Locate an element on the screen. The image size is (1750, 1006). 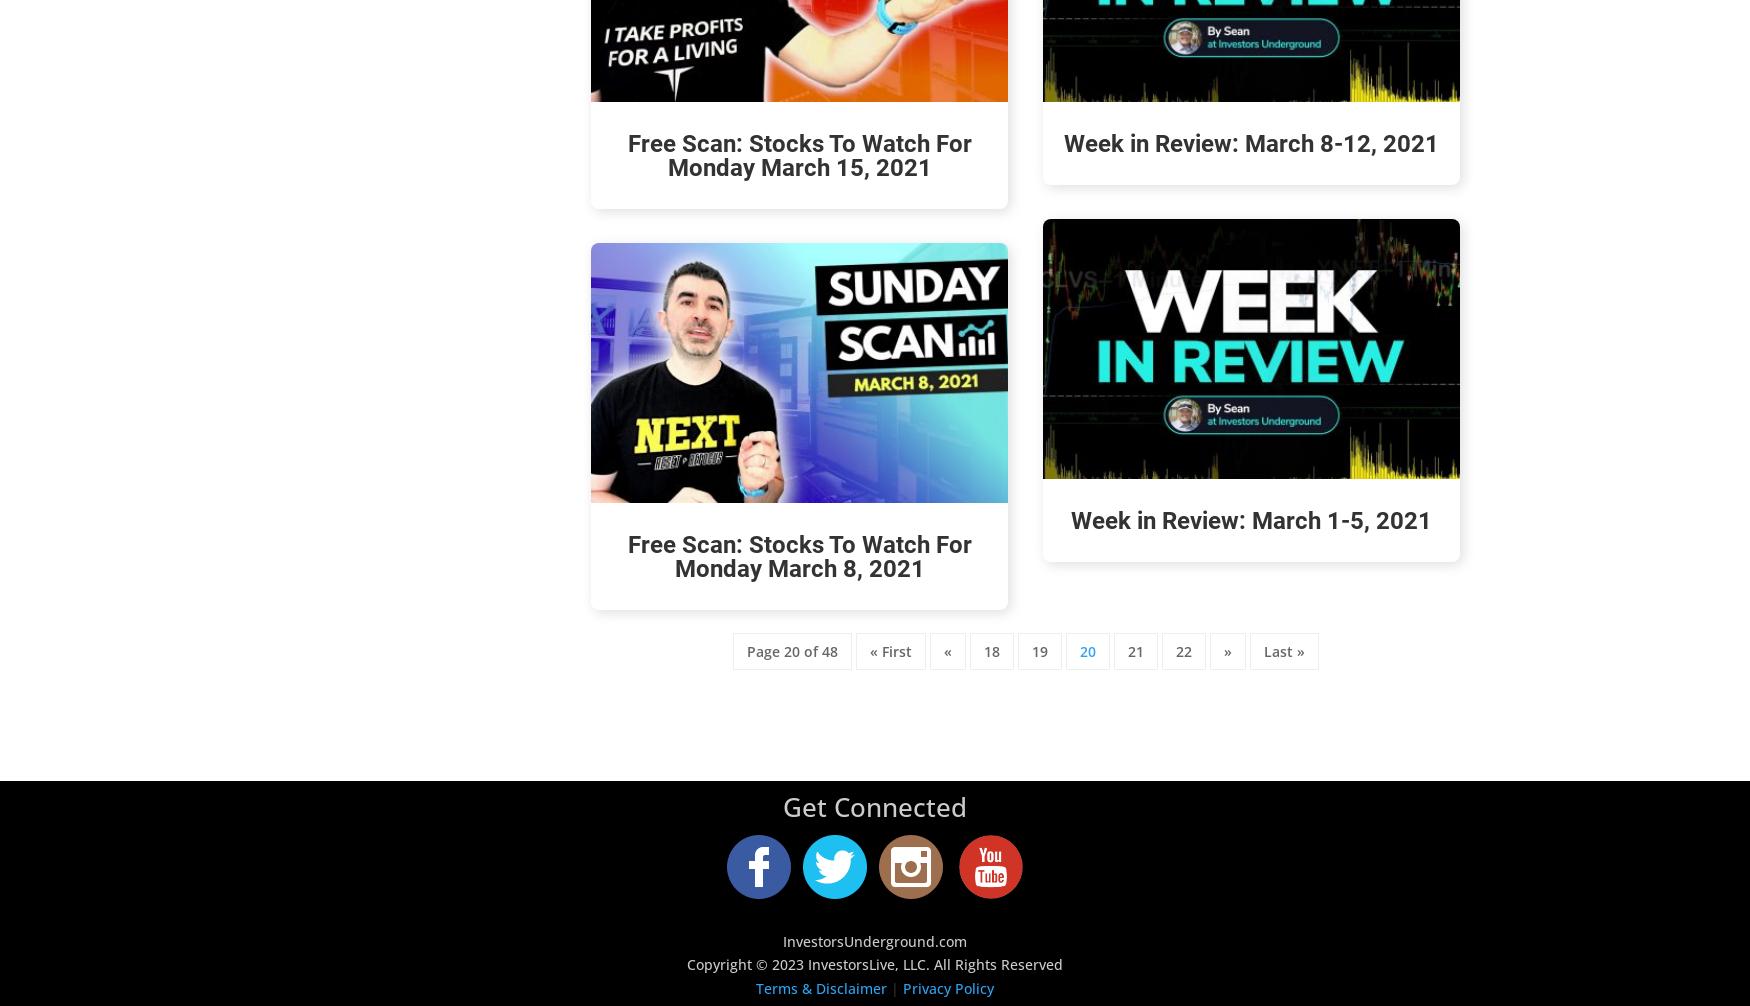
'Get Connected' is located at coordinates (875, 806).